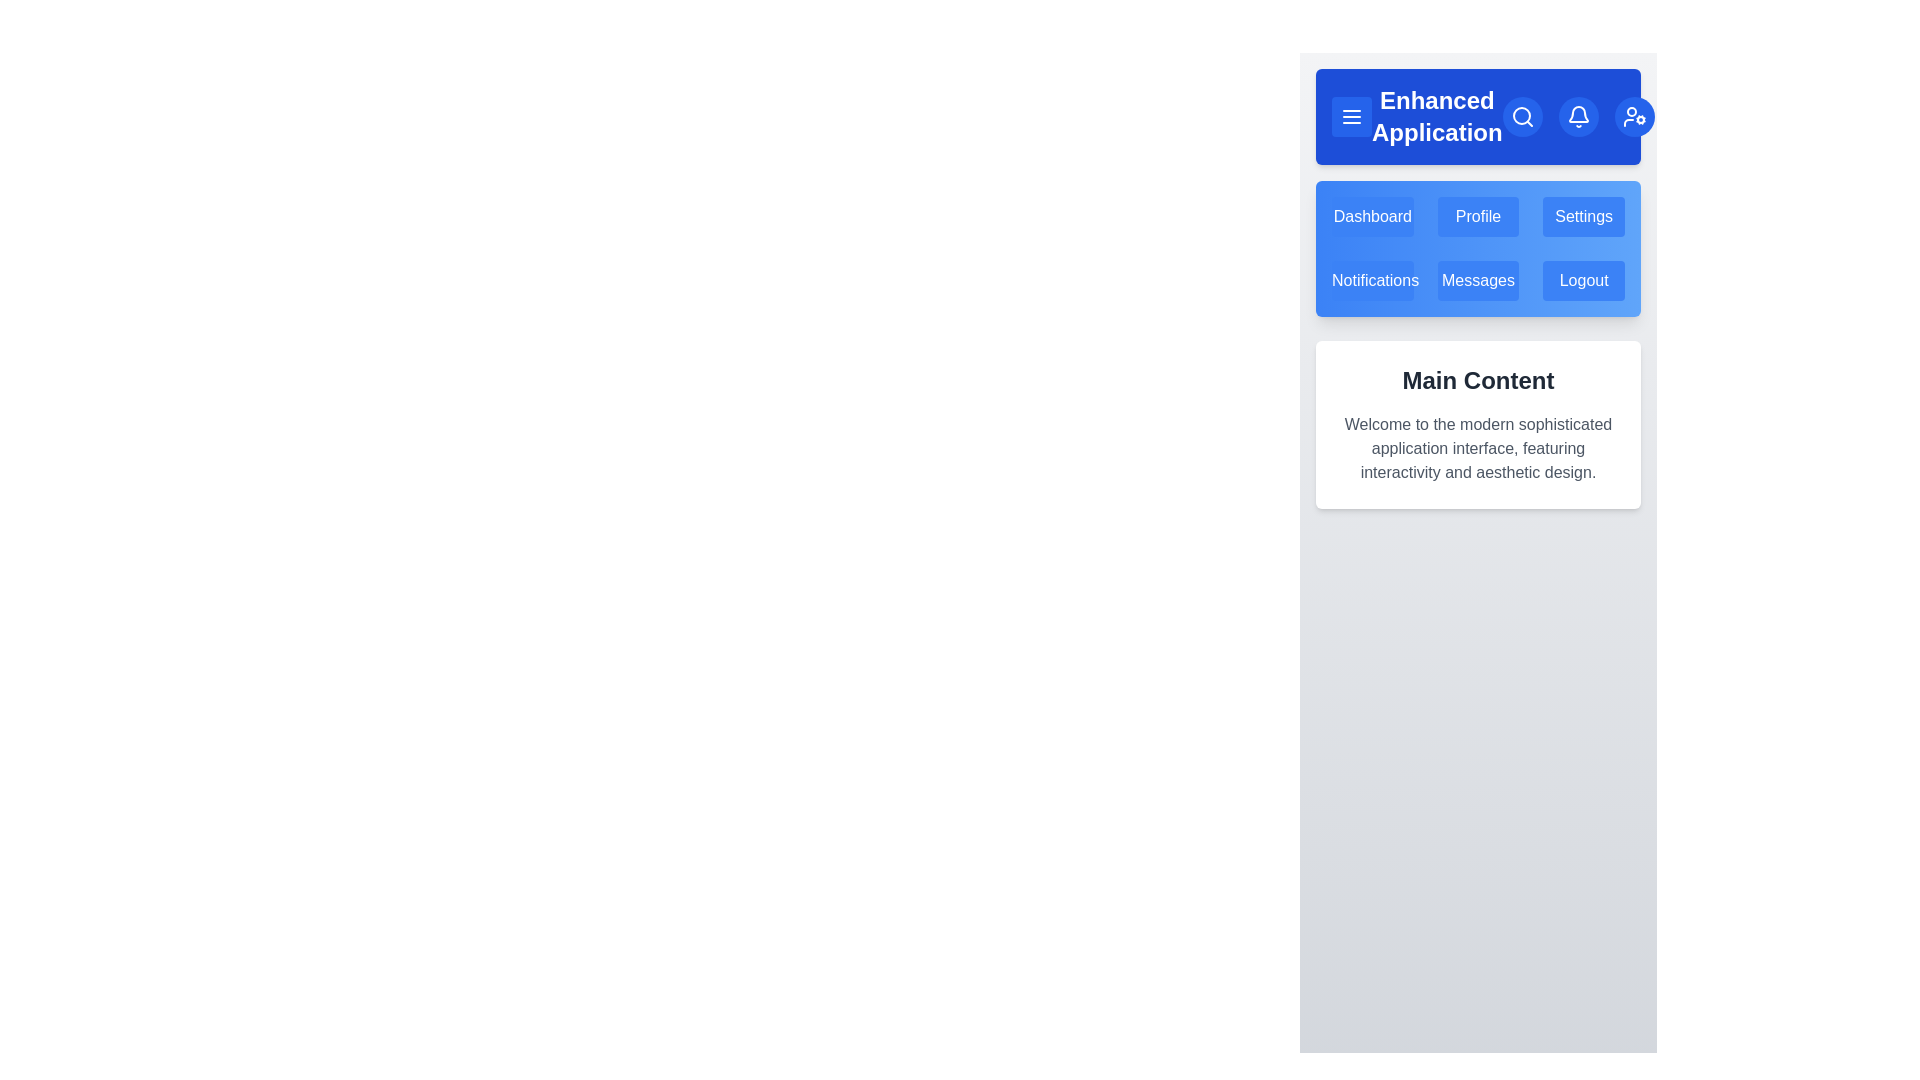 The height and width of the screenshot is (1080, 1920). Describe the element at coordinates (1371, 281) in the screenshot. I see `the menu item Notifications` at that location.